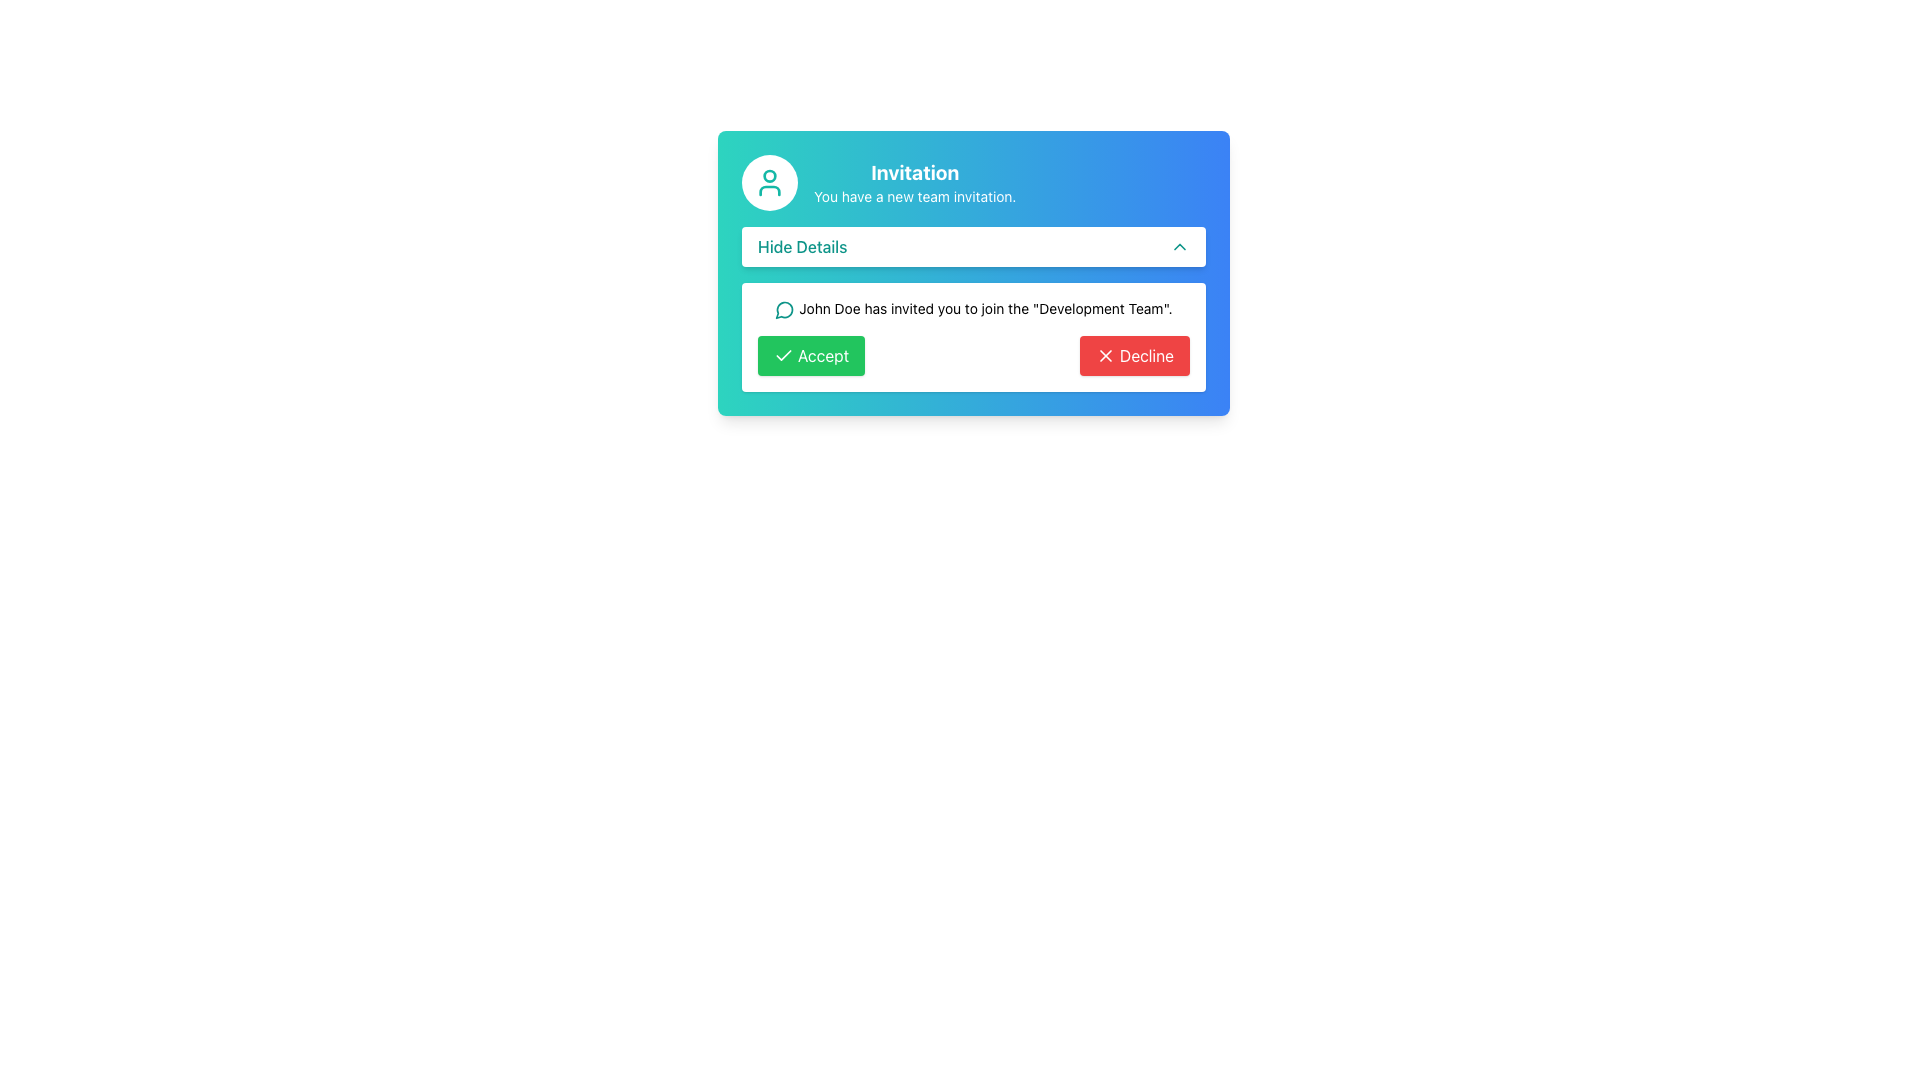 This screenshot has height=1080, width=1920. Describe the element at coordinates (784, 310) in the screenshot. I see `the teal-colored circular icon with a speech bubble shape, located before the text 'John Doe has invited you to join the "Development Team"'` at that location.